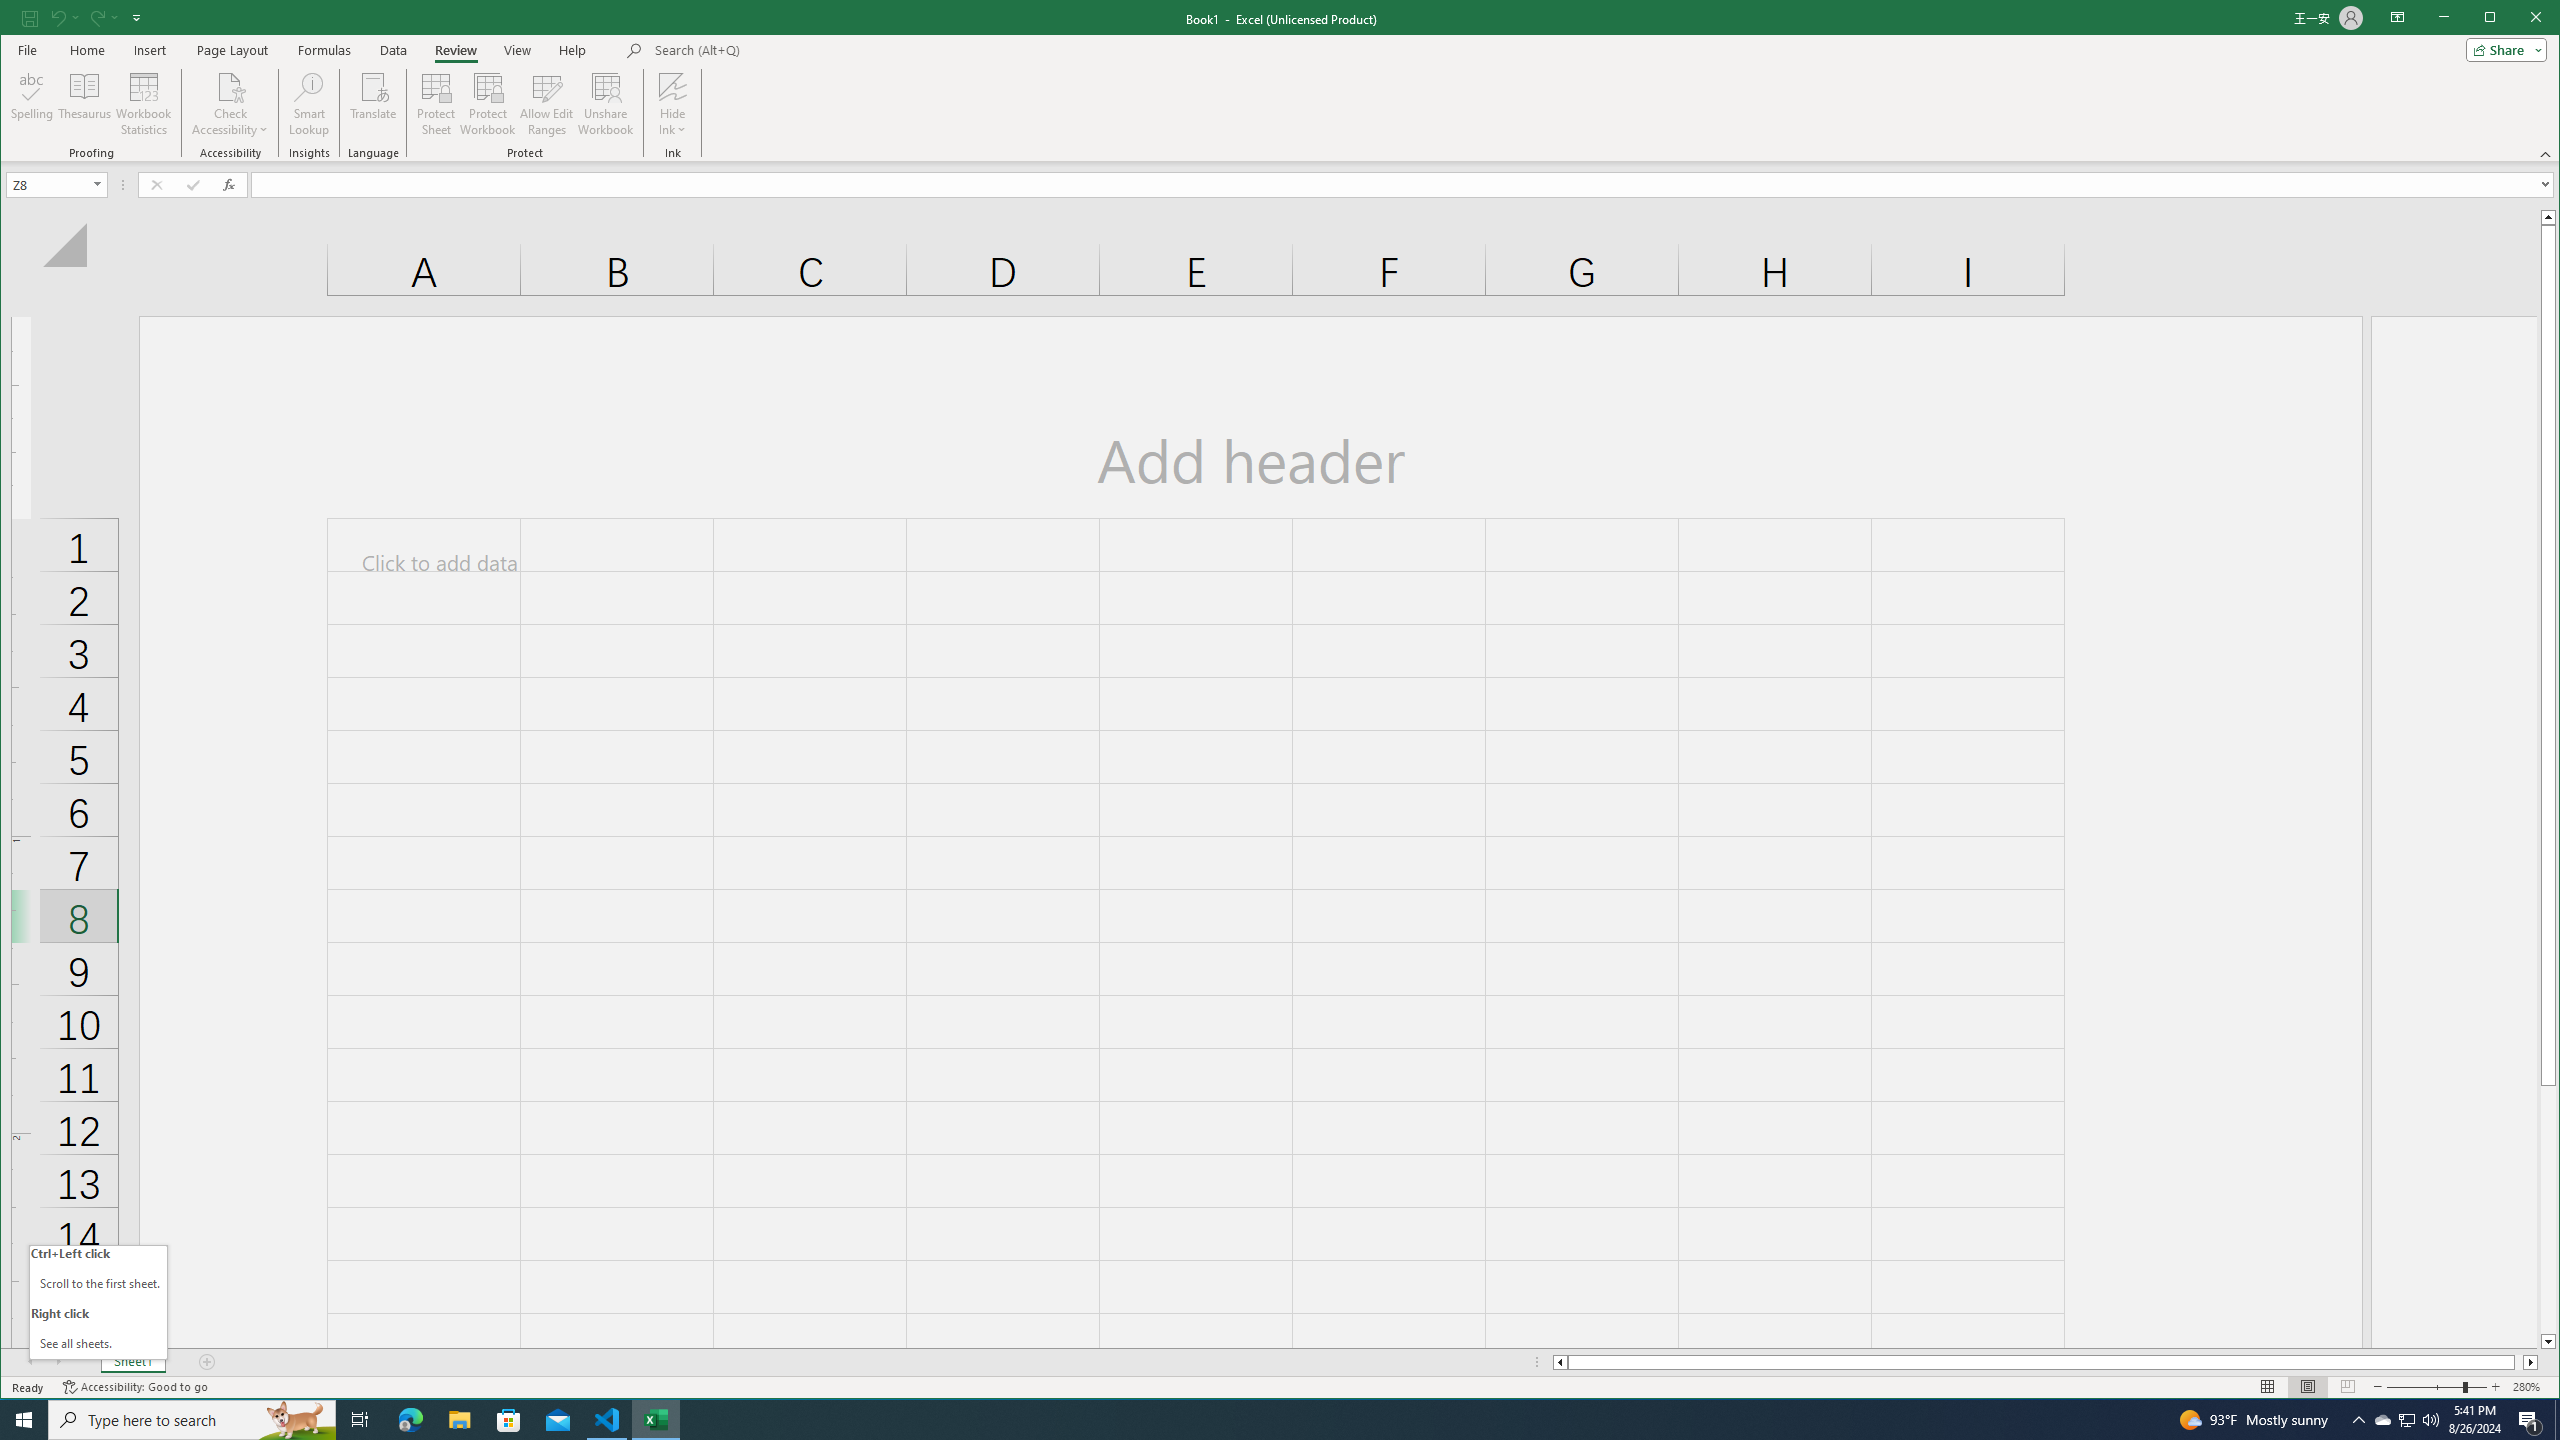  I want to click on 'Search highlights icon opens search home window', so click(294, 1418).